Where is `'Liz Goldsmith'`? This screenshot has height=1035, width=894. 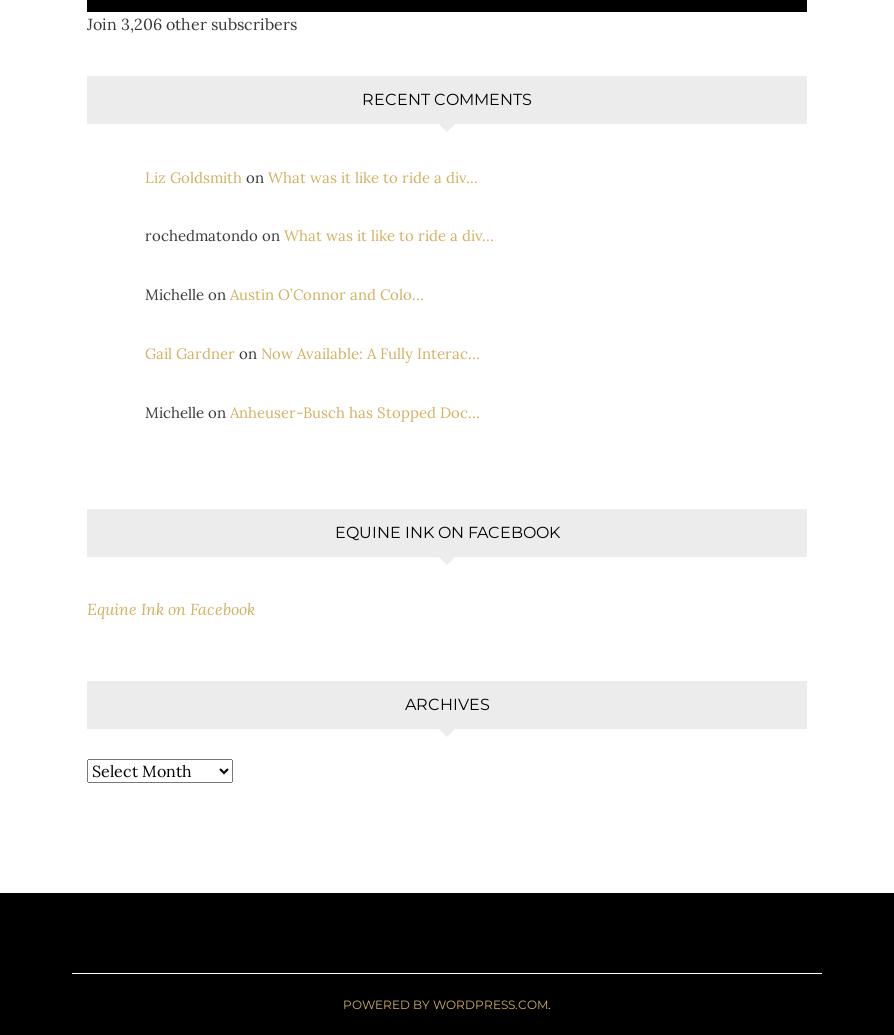 'Liz Goldsmith' is located at coordinates (193, 177).